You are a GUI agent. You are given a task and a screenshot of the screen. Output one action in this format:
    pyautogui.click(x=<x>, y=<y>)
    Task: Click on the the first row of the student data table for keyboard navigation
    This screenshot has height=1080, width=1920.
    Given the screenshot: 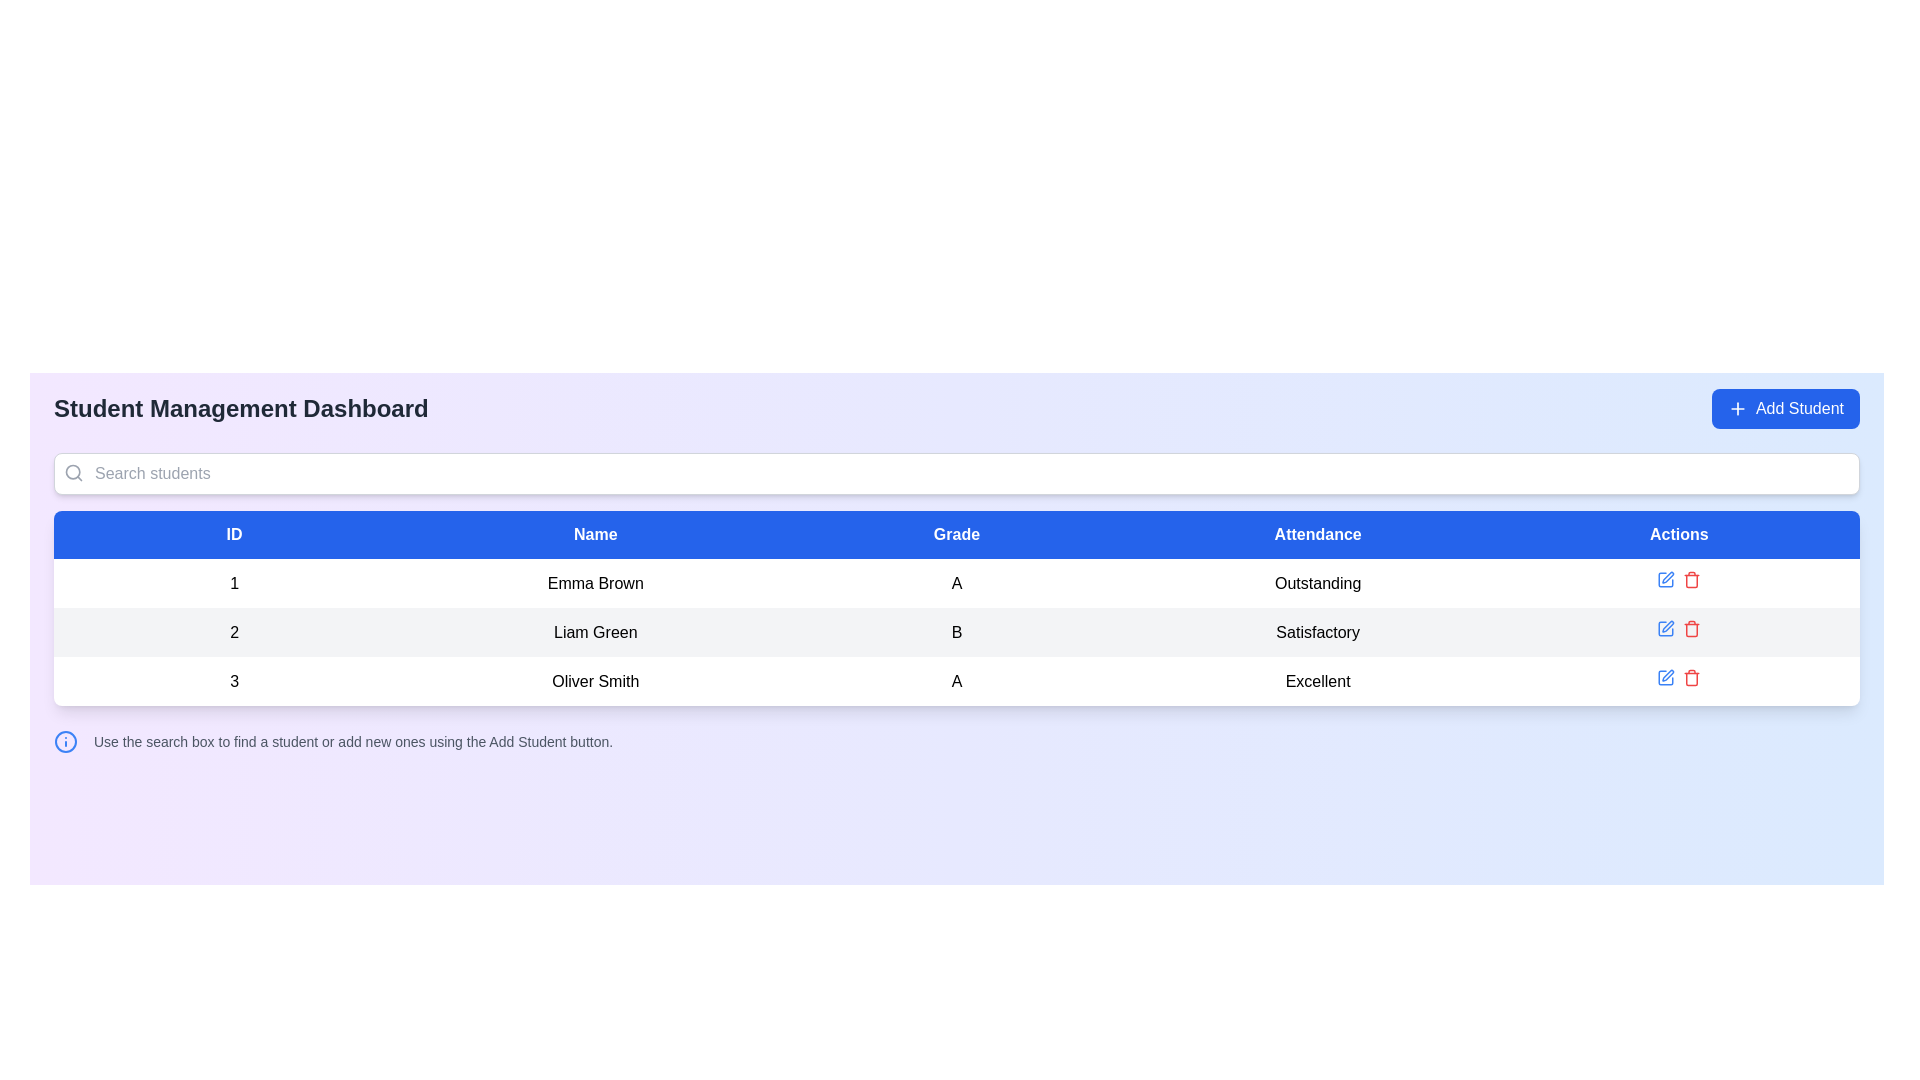 What is the action you would take?
    pyautogui.click(x=955, y=582)
    